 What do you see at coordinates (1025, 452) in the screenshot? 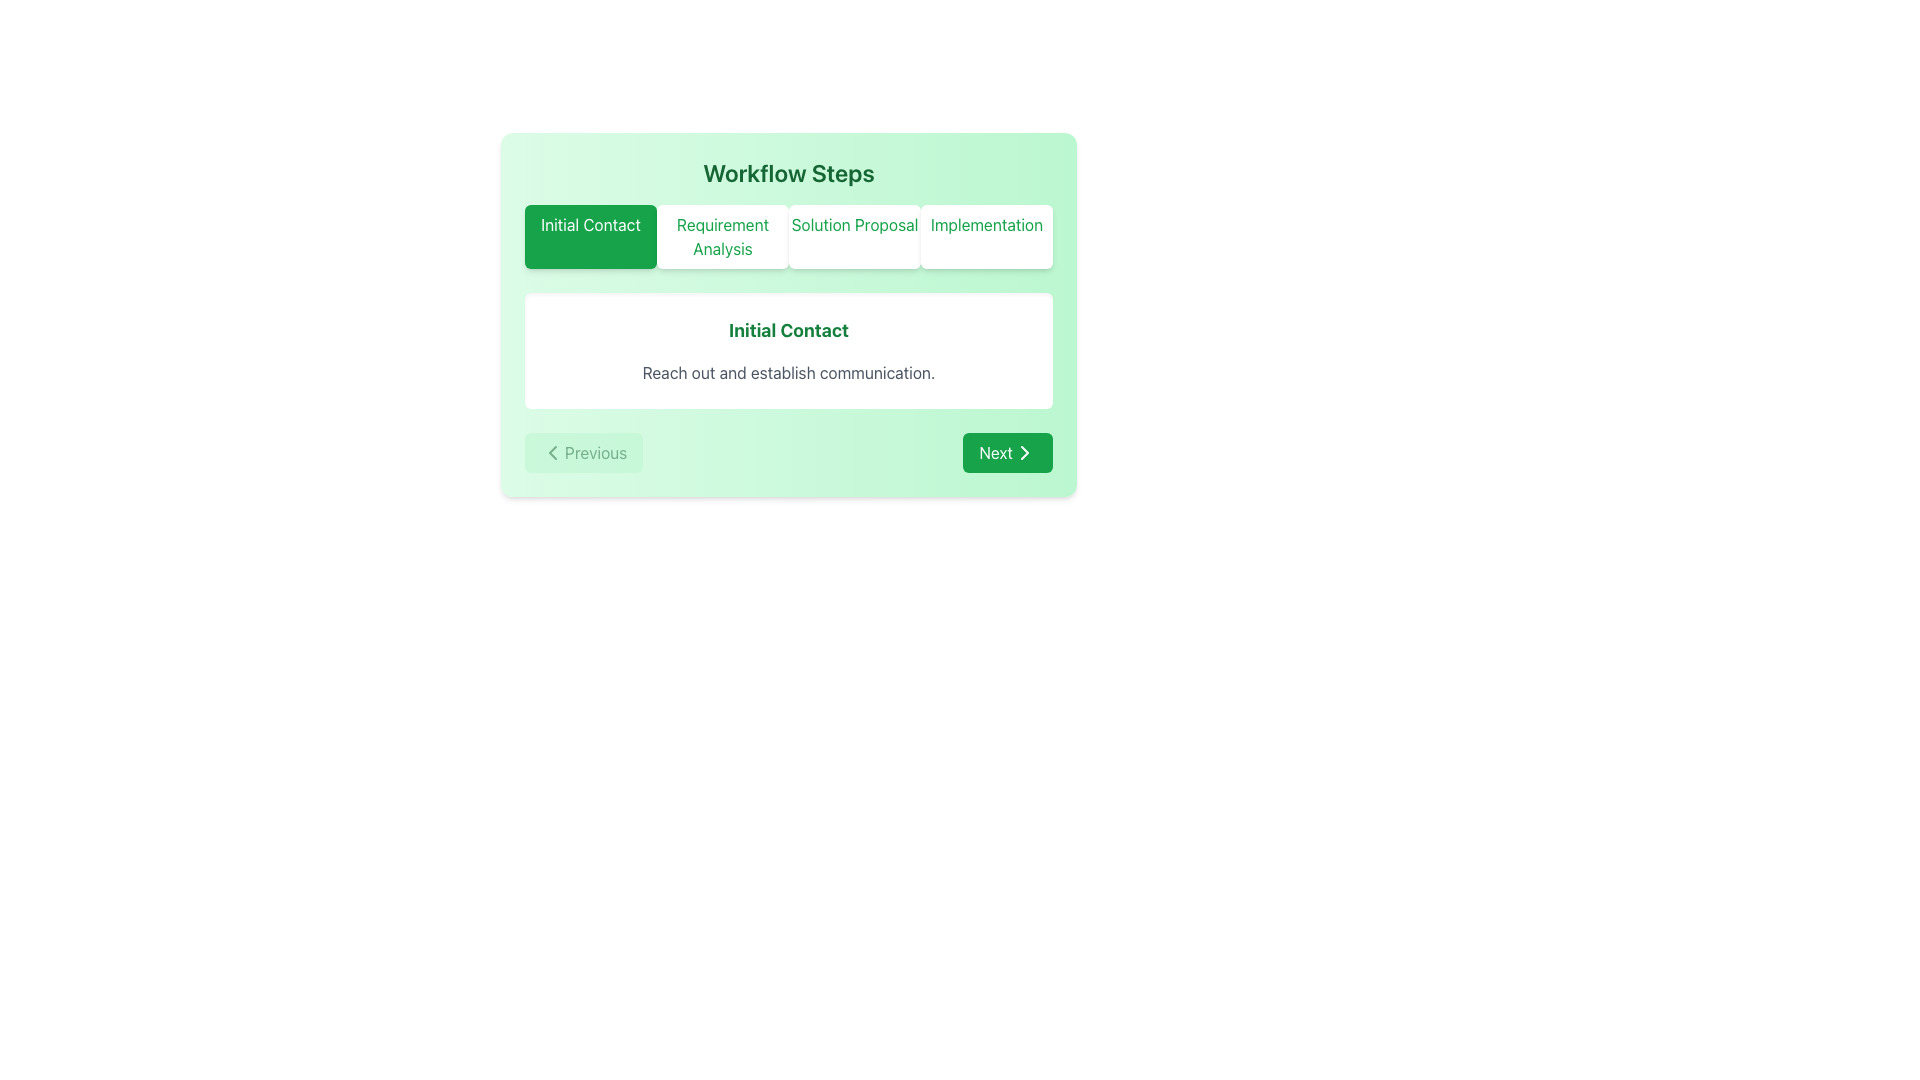
I see `the 'Next' button, which contains a right-pointing chevron icon` at bounding box center [1025, 452].